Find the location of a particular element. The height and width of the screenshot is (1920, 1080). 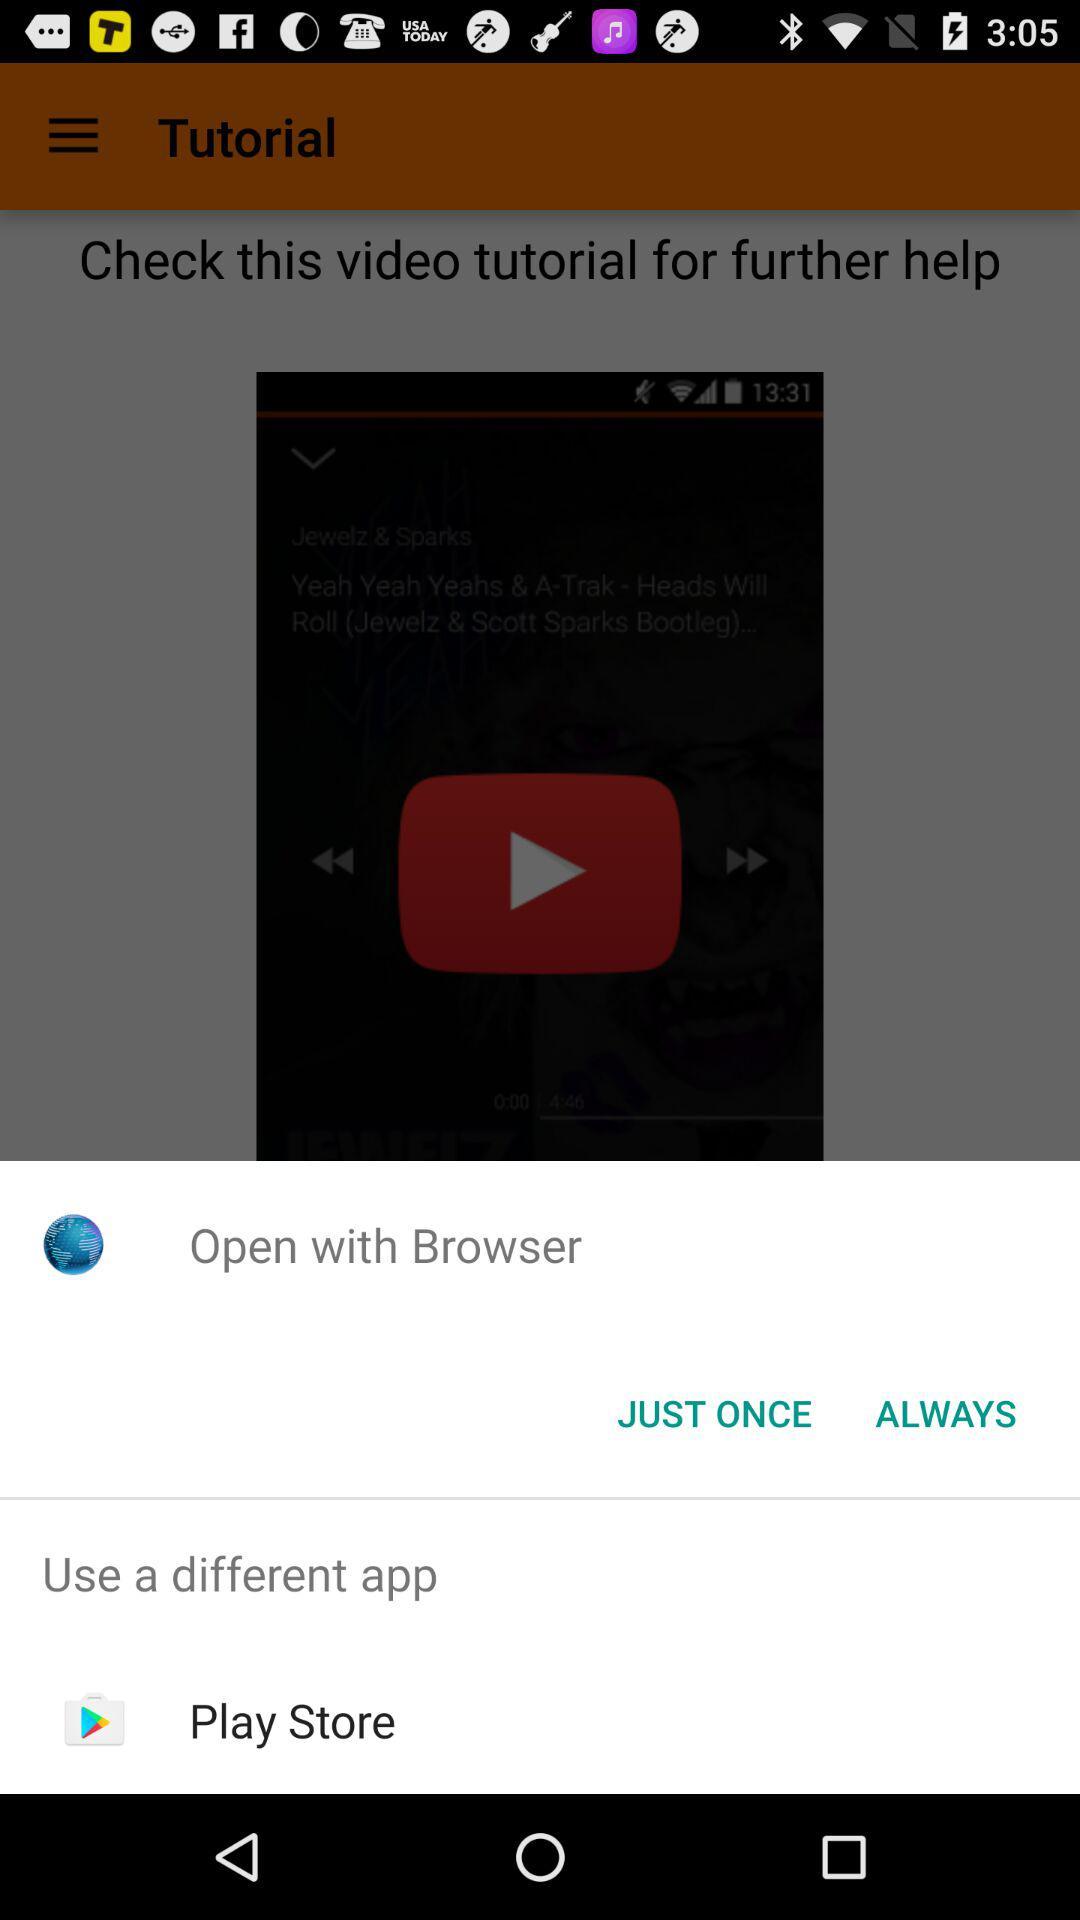

the always icon is located at coordinates (945, 1411).